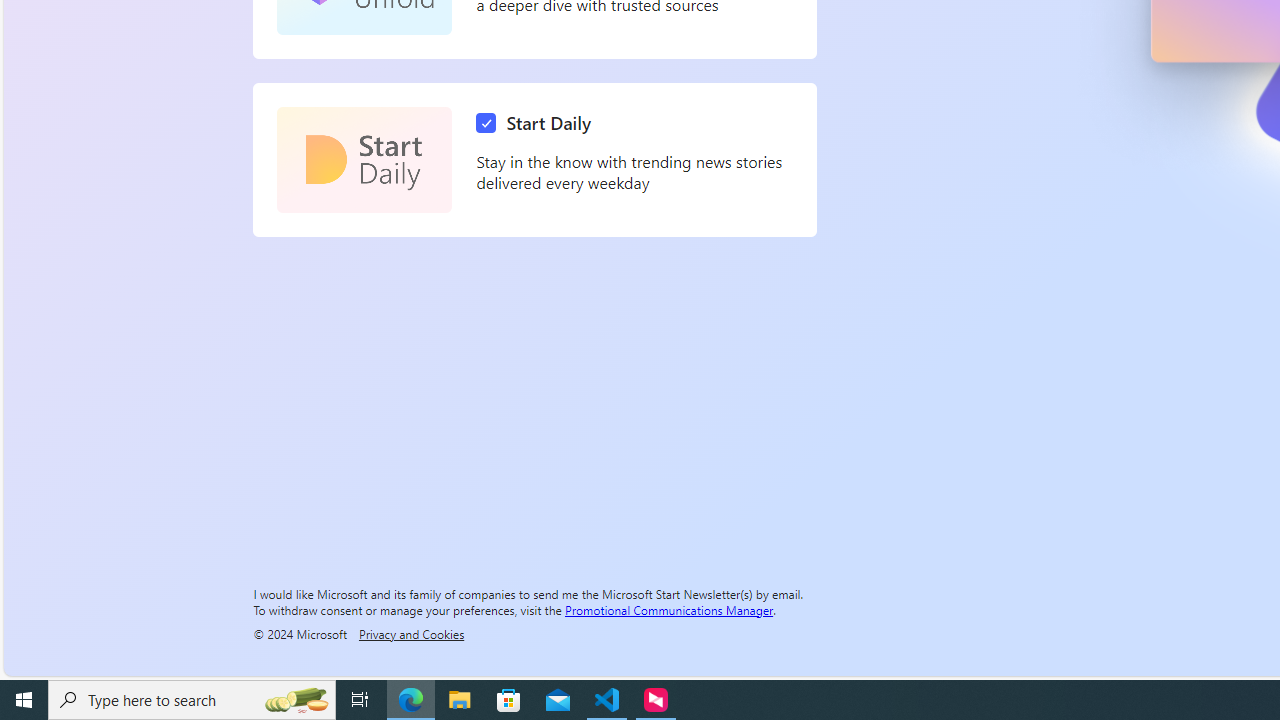  Describe the element at coordinates (669, 608) in the screenshot. I see `'Promotional Communications Manager'` at that location.